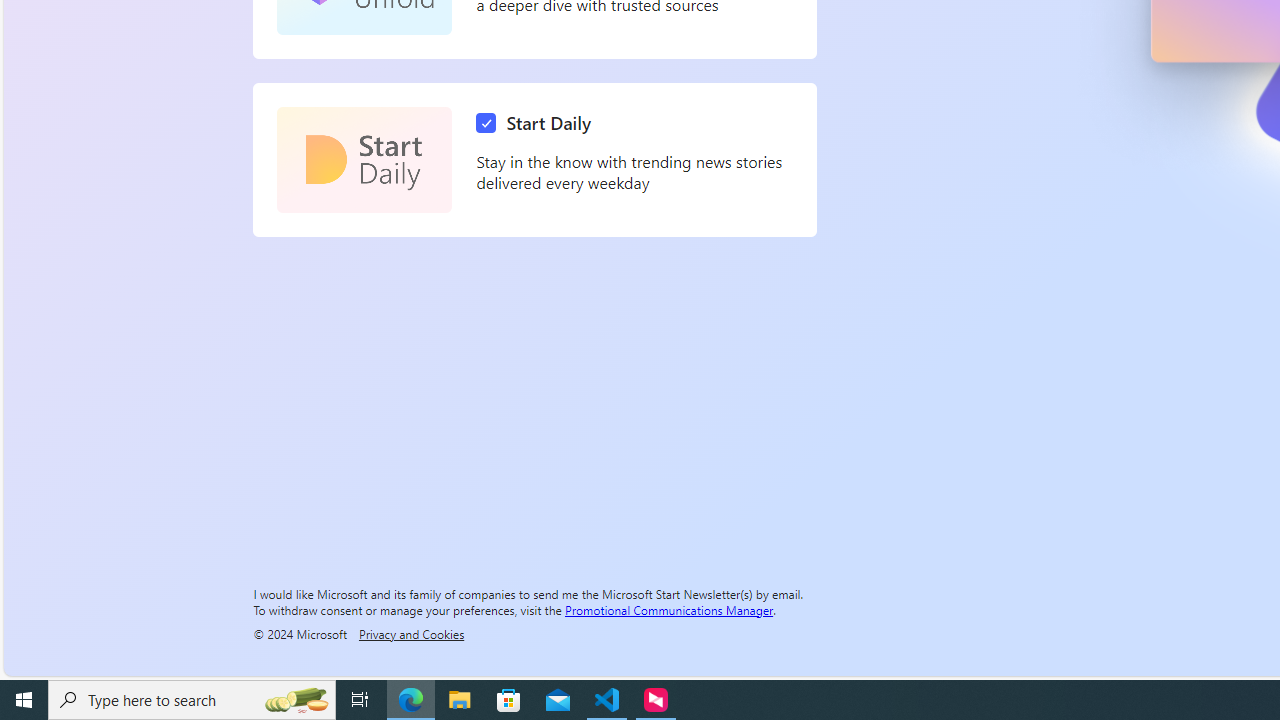  Describe the element at coordinates (669, 608) in the screenshot. I see `'Promotional Communications Manager'` at that location.